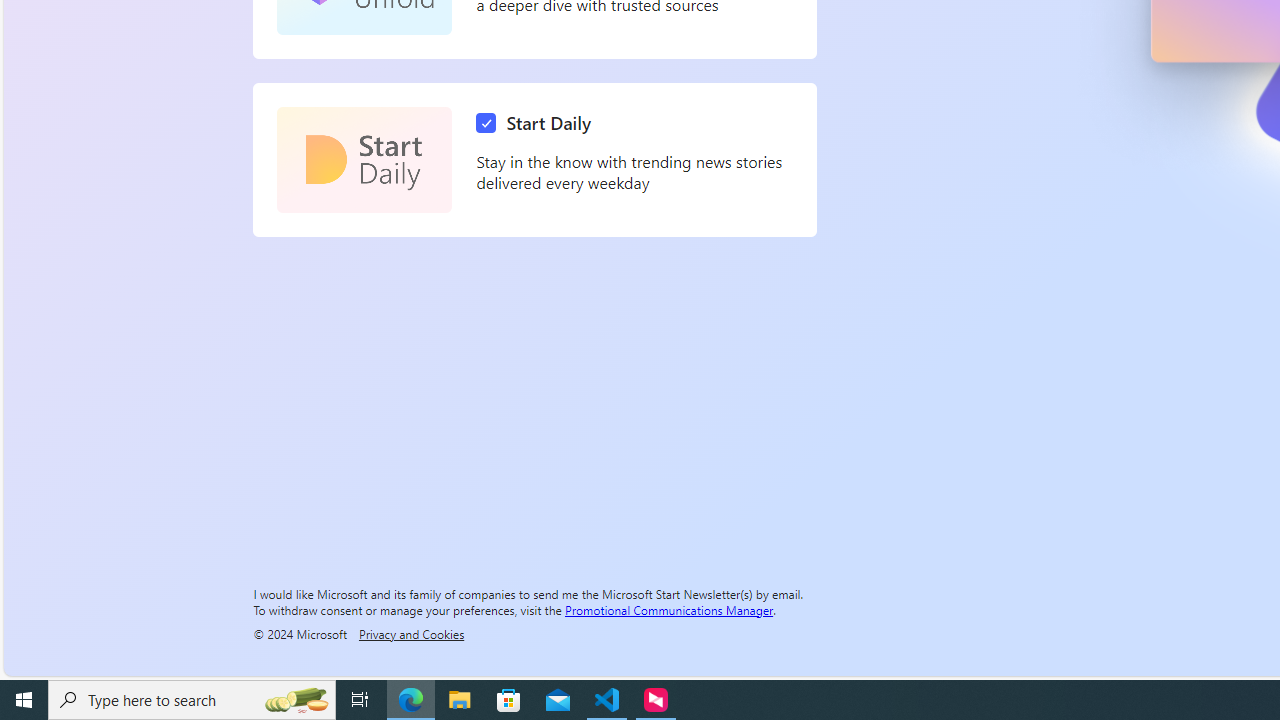  Describe the element at coordinates (669, 608) in the screenshot. I see `'Promotional Communications Manager'` at that location.